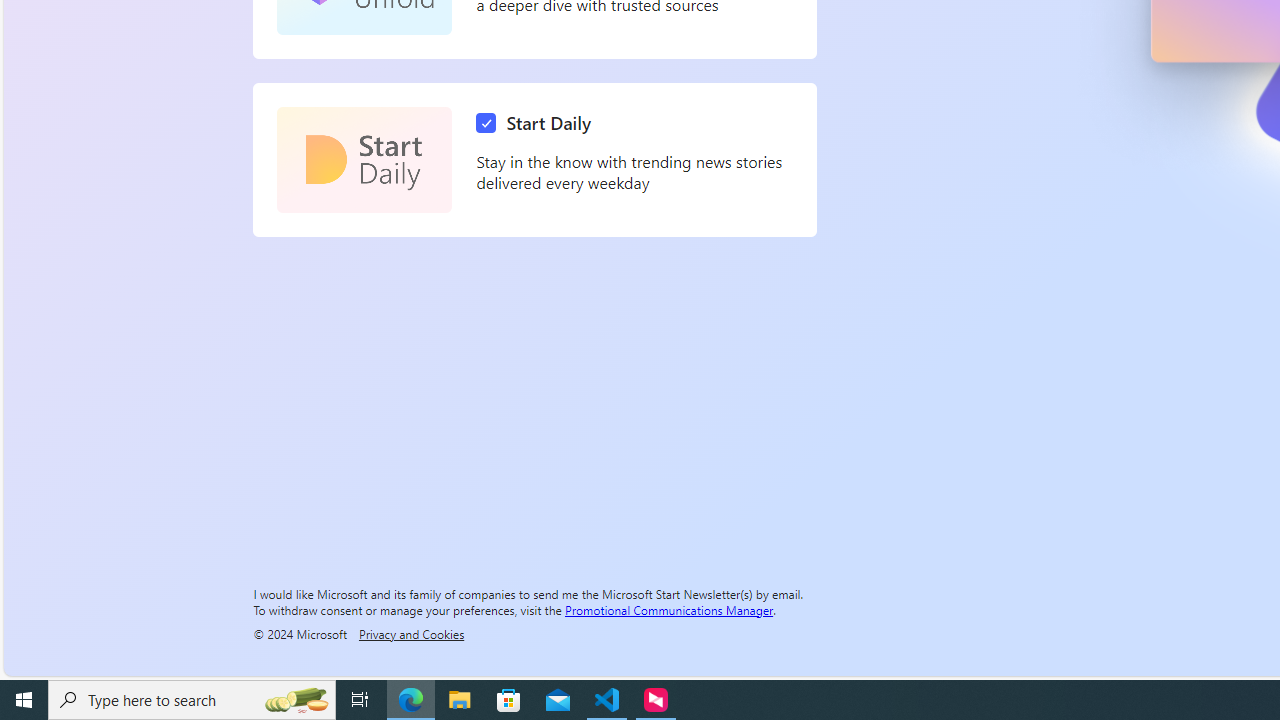  Describe the element at coordinates (669, 608) in the screenshot. I see `'Promotional Communications Manager'` at that location.